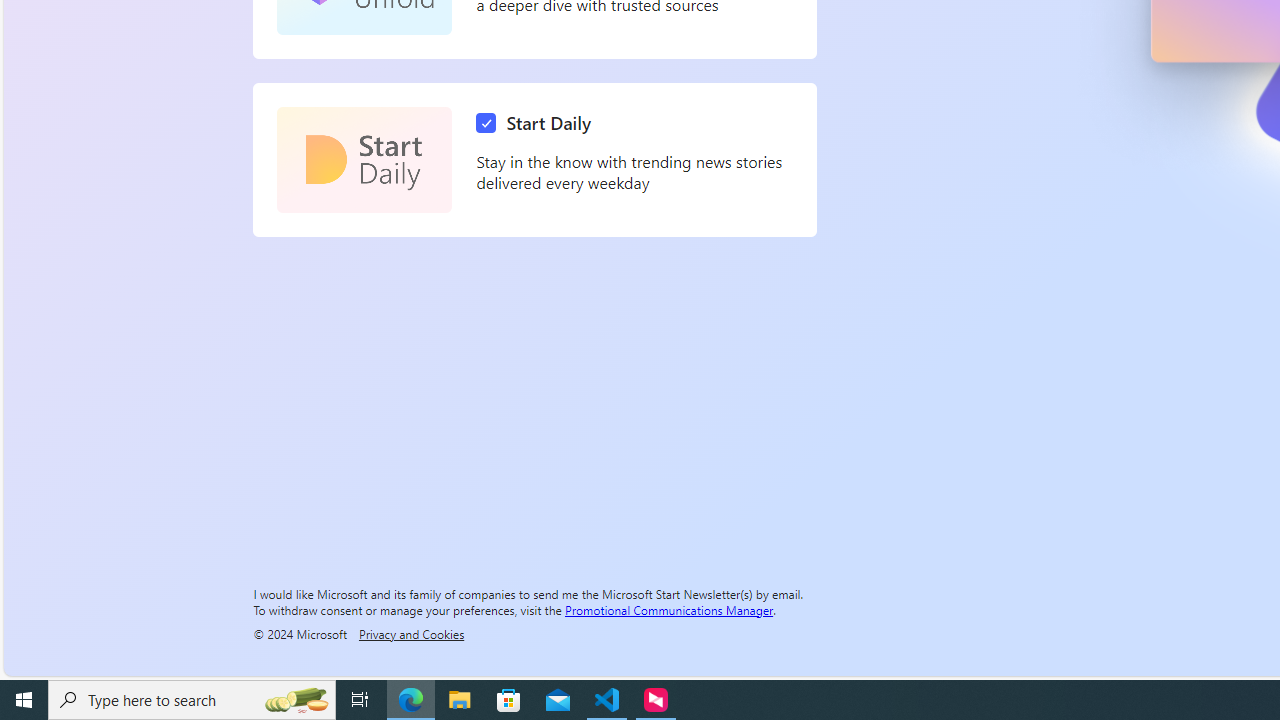  Describe the element at coordinates (669, 608) in the screenshot. I see `'Promotional Communications Manager'` at that location.